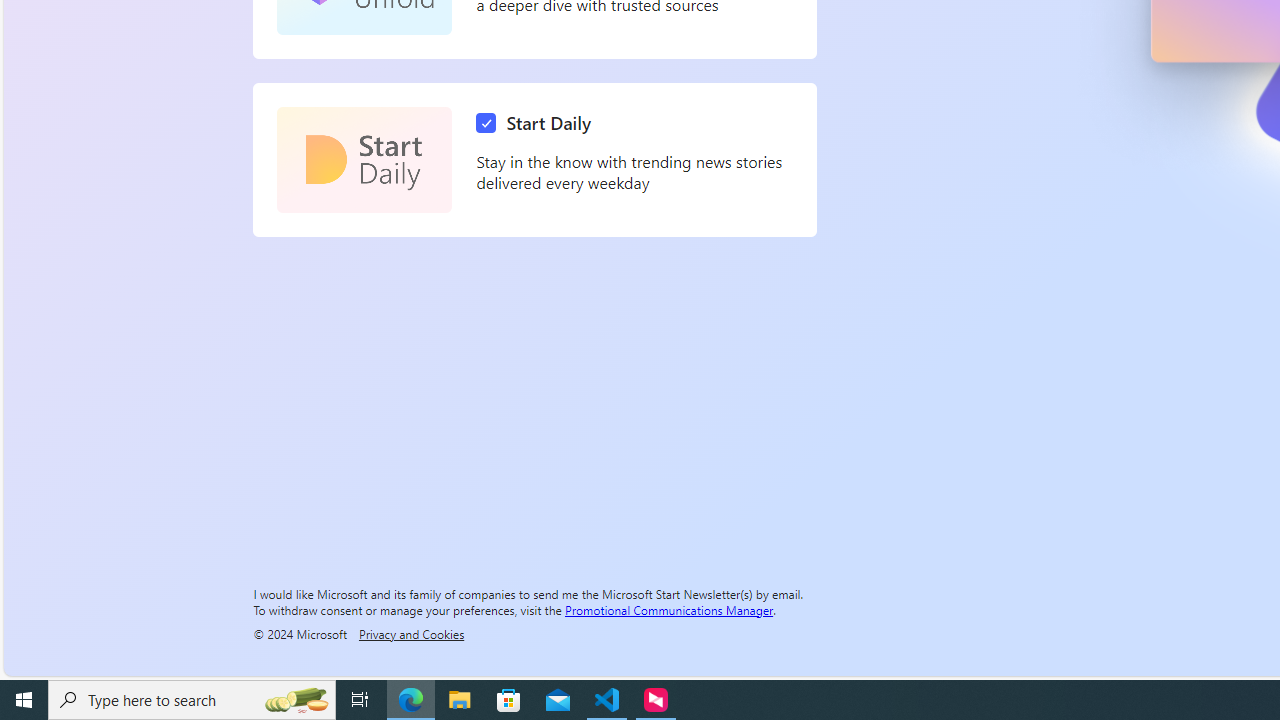  Describe the element at coordinates (669, 608) in the screenshot. I see `'Promotional Communications Manager'` at that location.